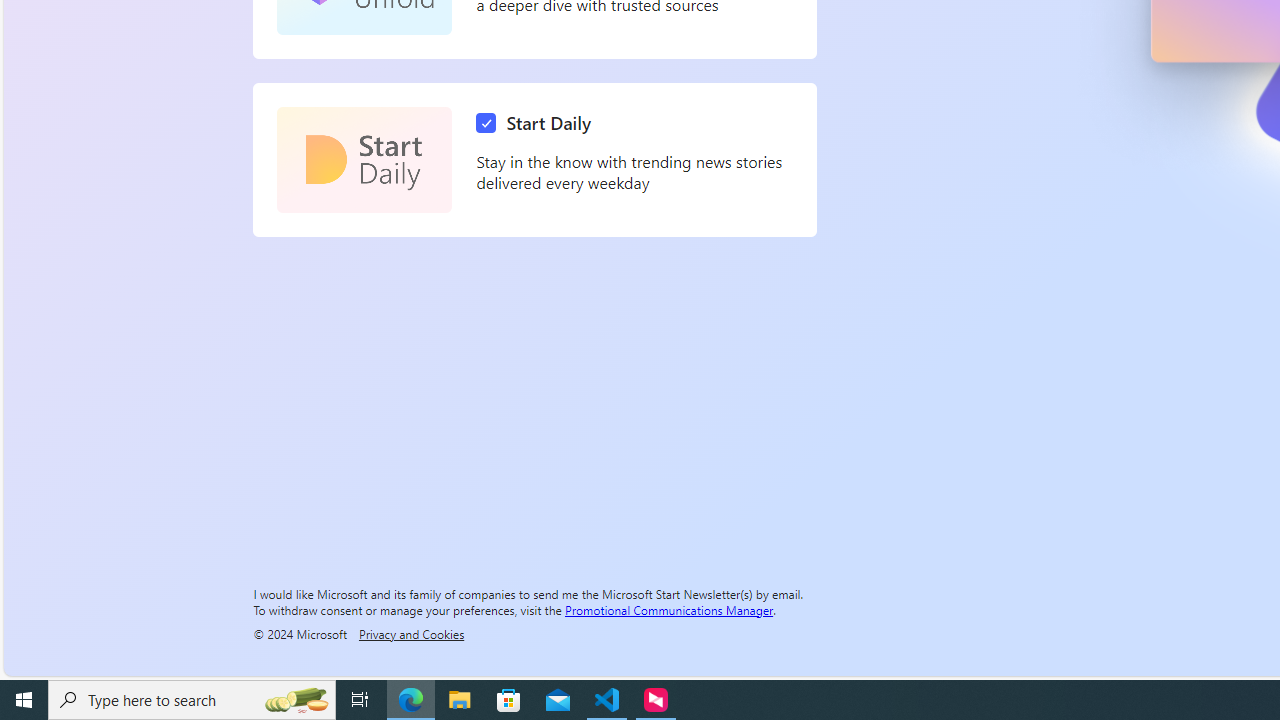  Describe the element at coordinates (669, 608) in the screenshot. I see `'Promotional Communications Manager'` at that location.